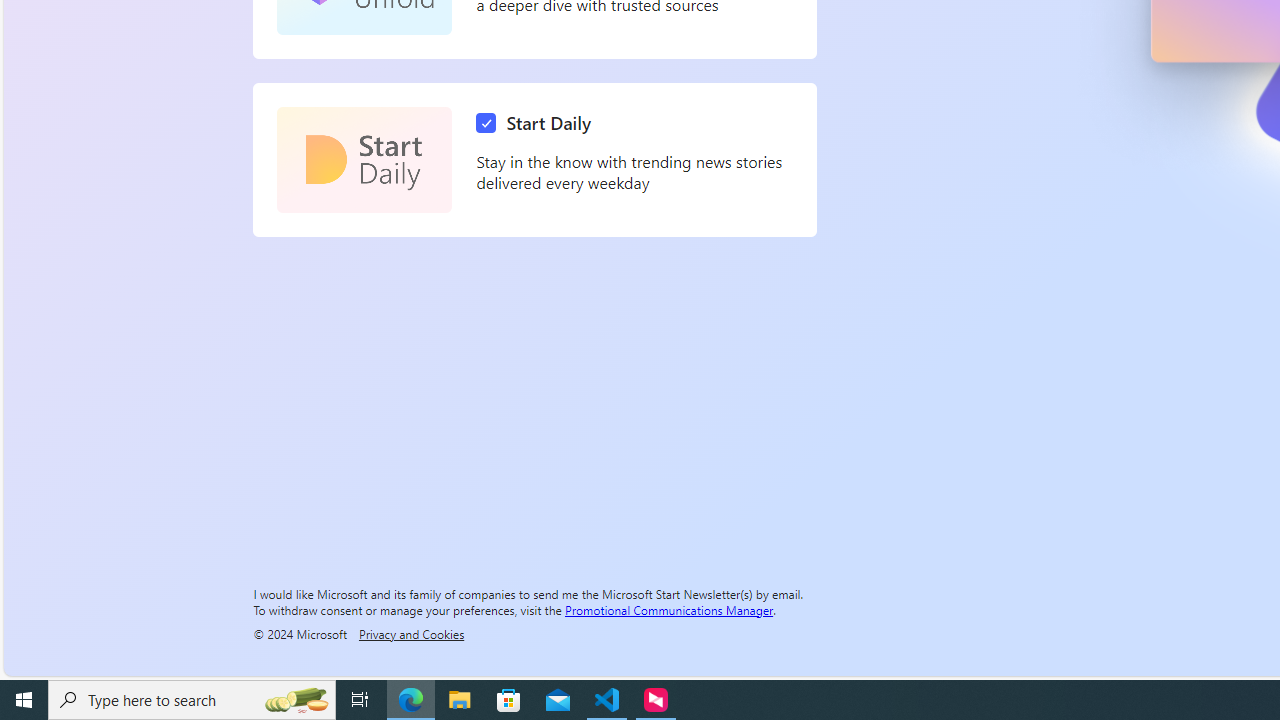  Describe the element at coordinates (669, 608) in the screenshot. I see `'Promotional Communications Manager'` at that location.